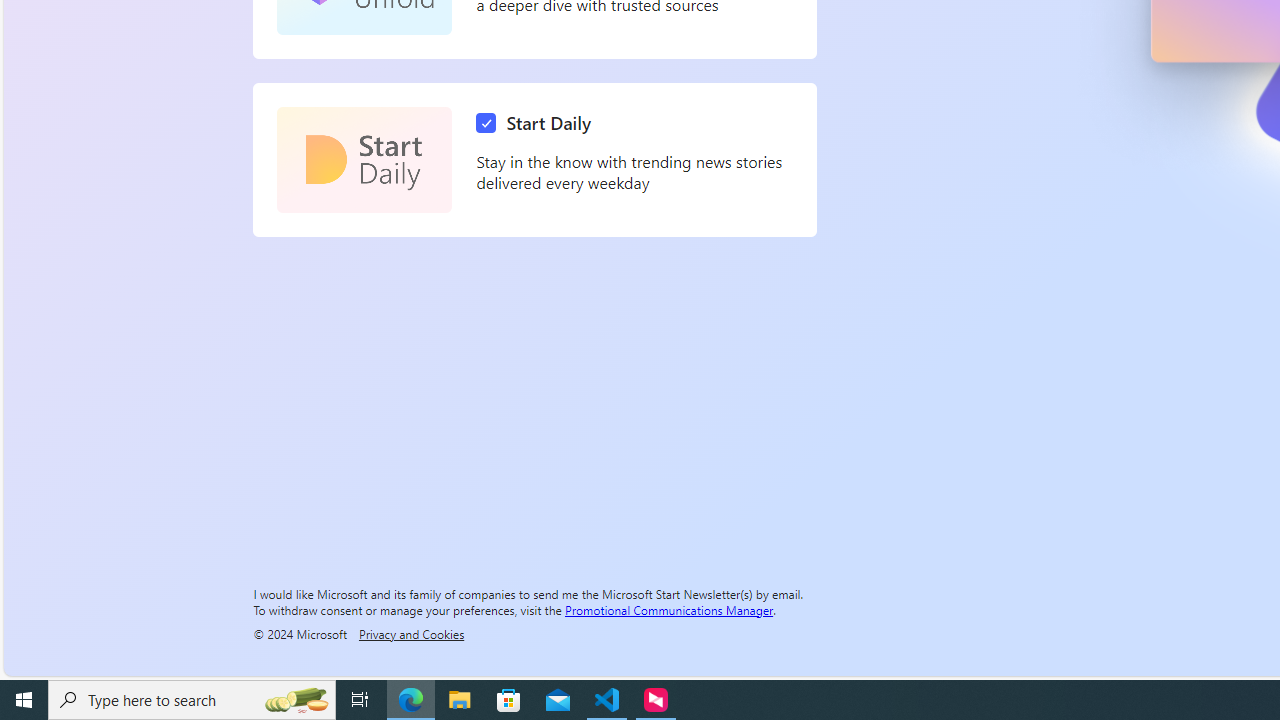  Describe the element at coordinates (669, 608) in the screenshot. I see `'Promotional Communications Manager'` at that location.